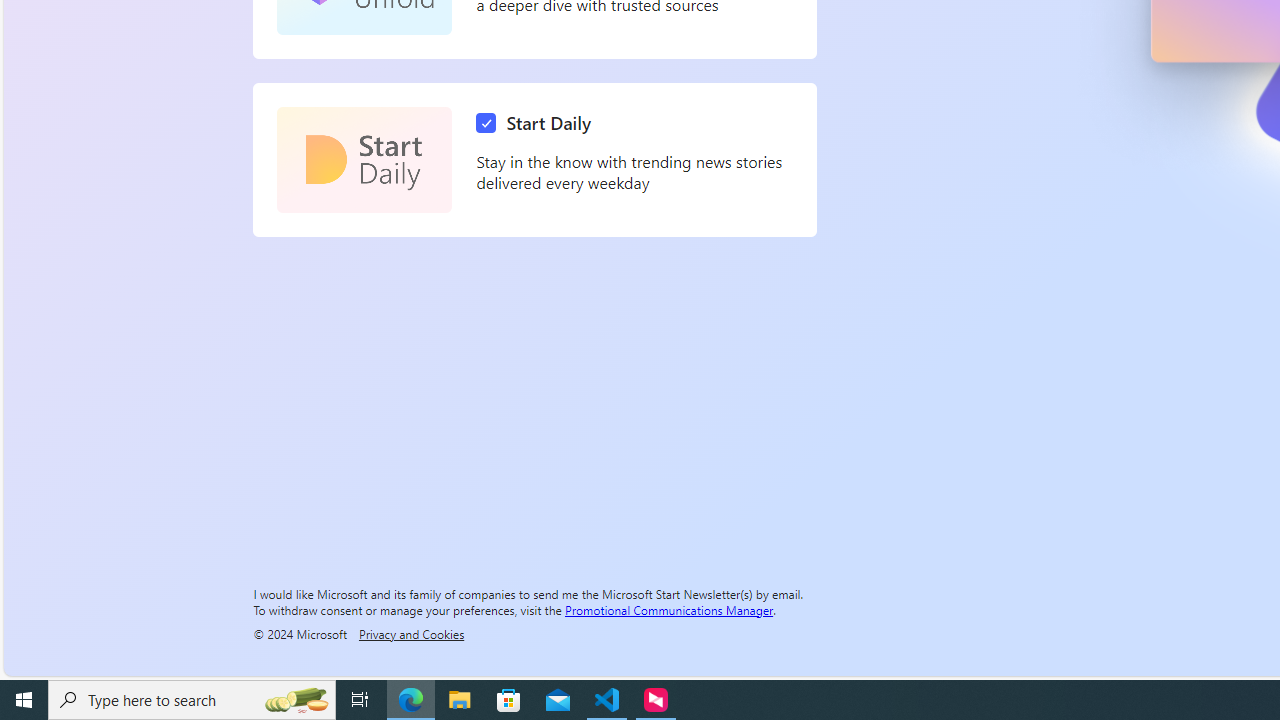  Describe the element at coordinates (669, 608) in the screenshot. I see `'Promotional Communications Manager'` at that location.